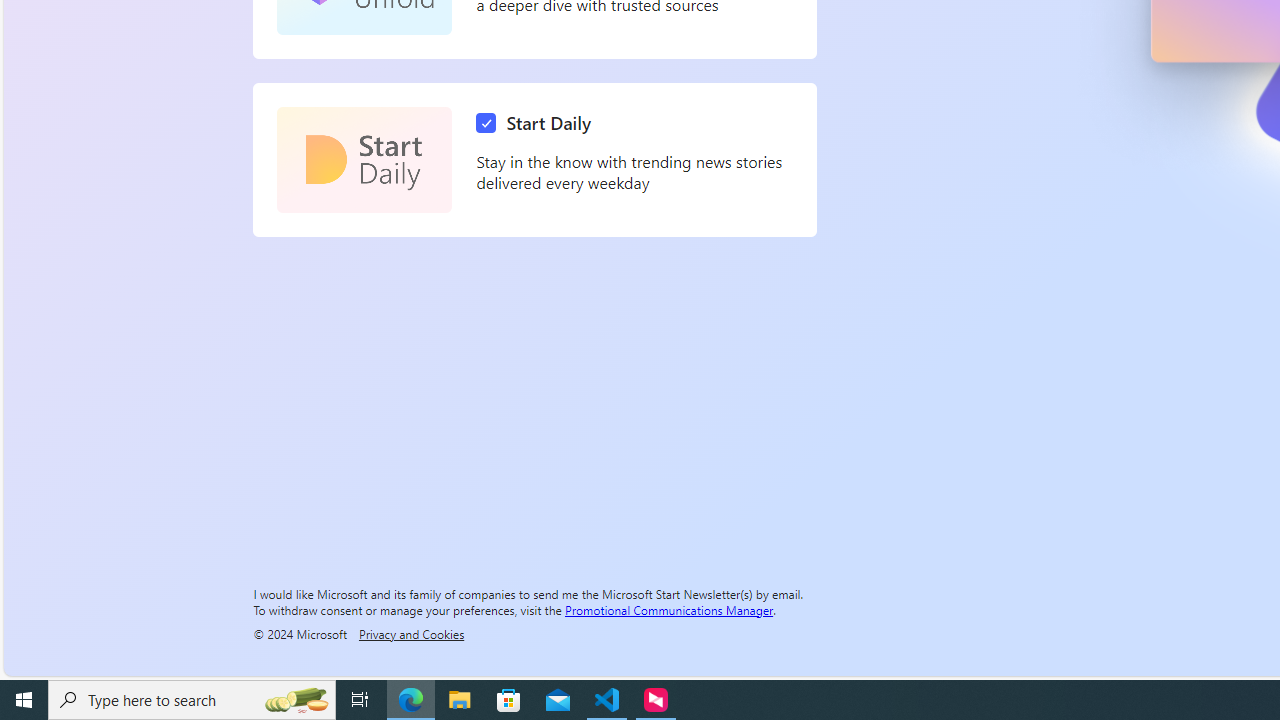  Describe the element at coordinates (669, 608) in the screenshot. I see `'Promotional Communications Manager'` at that location.